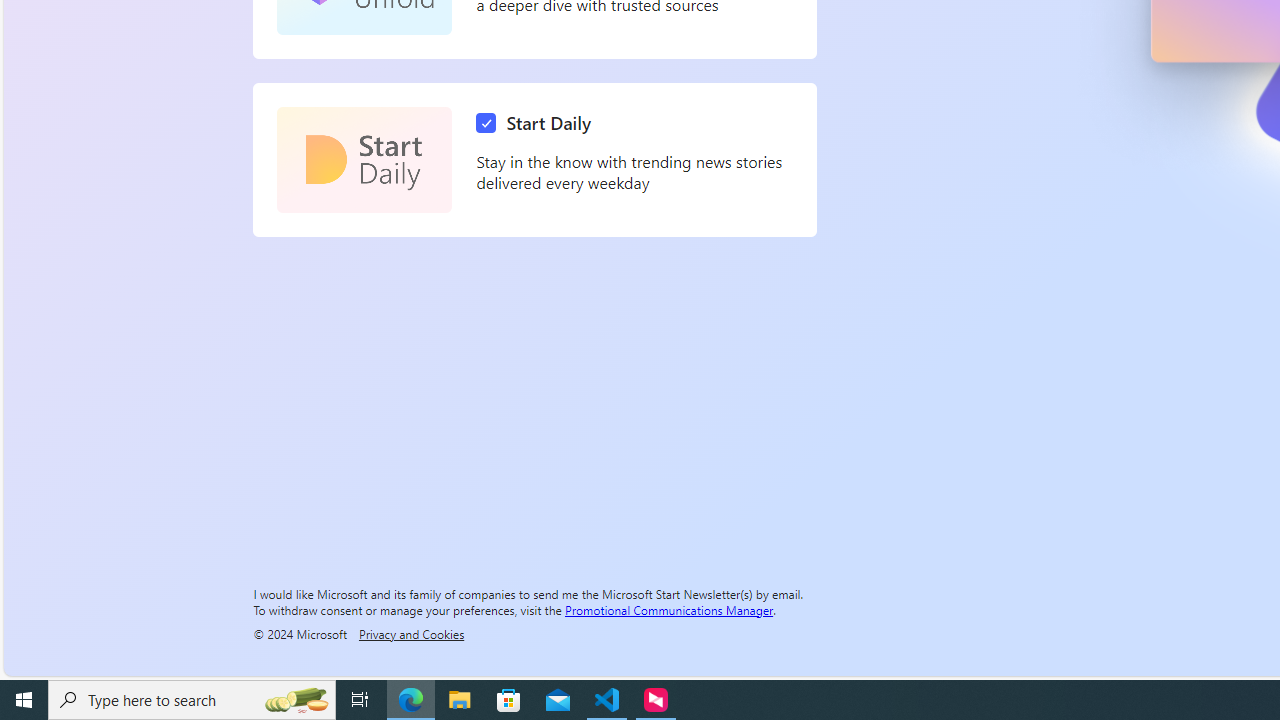  Describe the element at coordinates (669, 608) in the screenshot. I see `'Promotional Communications Manager'` at that location.